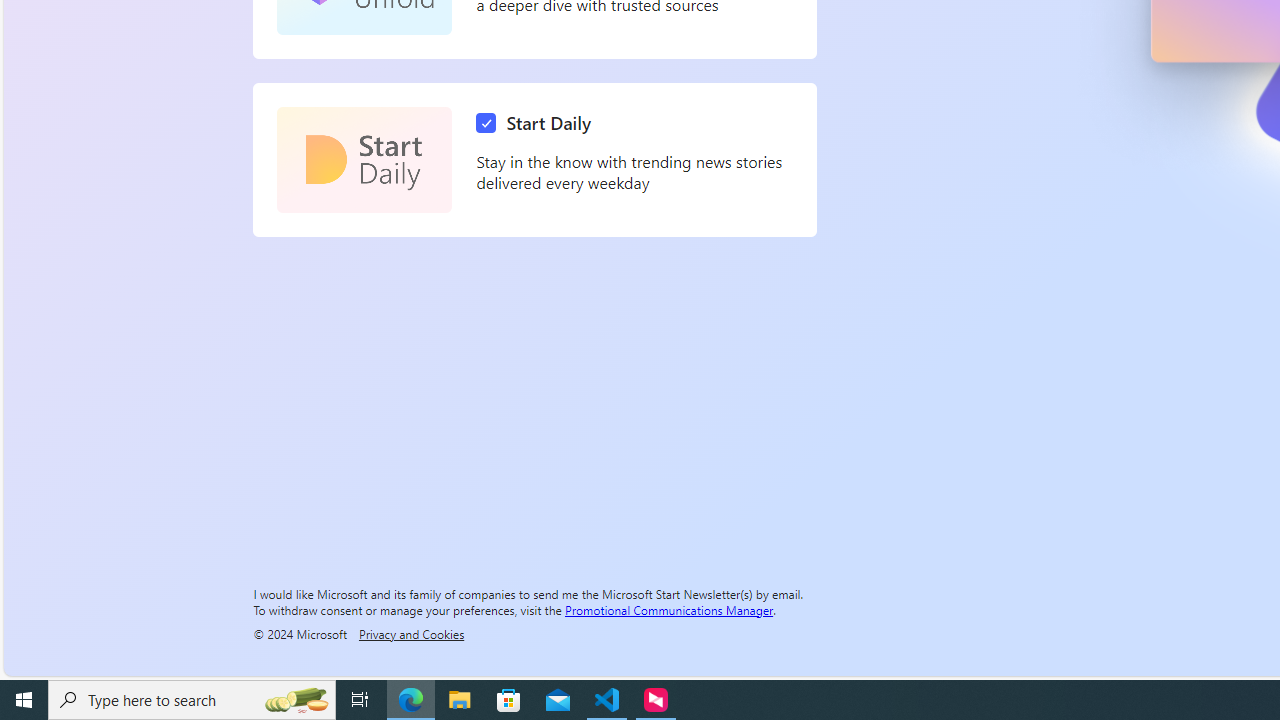  Describe the element at coordinates (669, 608) in the screenshot. I see `'Promotional Communications Manager'` at that location.